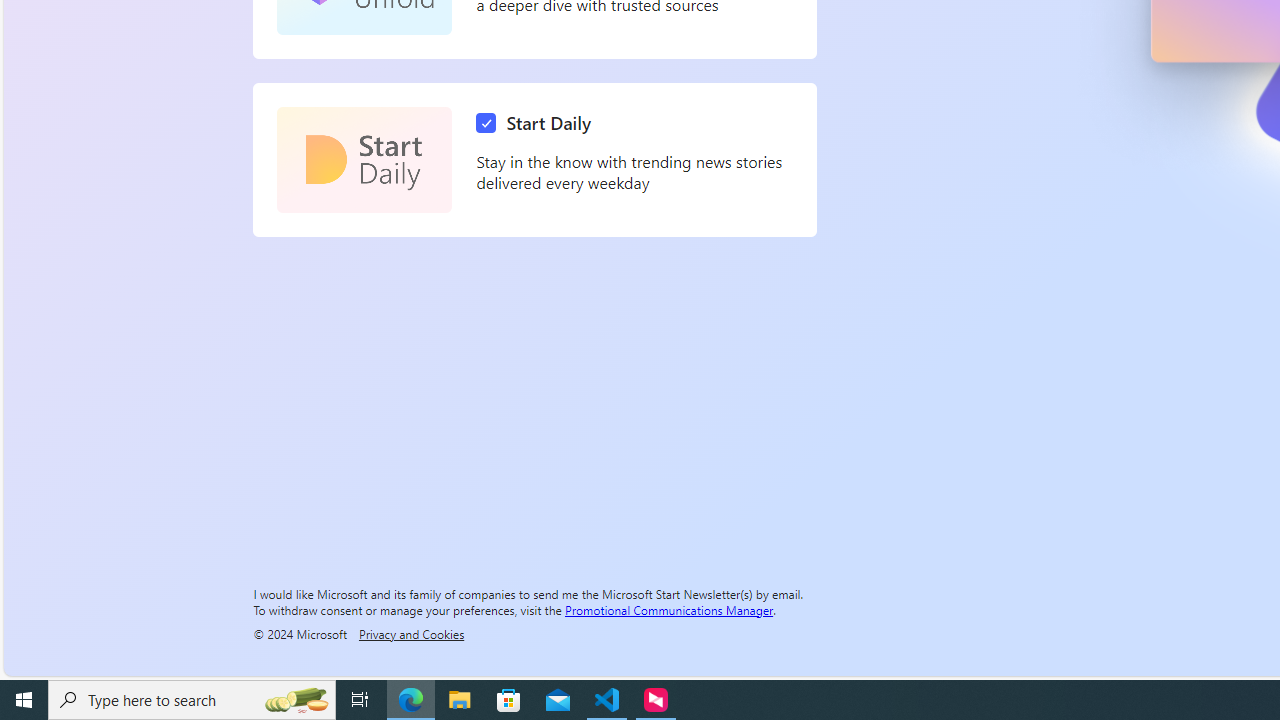  Describe the element at coordinates (669, 608) in the screenshot. I see `'Promotional Communications Manager'` at that location.